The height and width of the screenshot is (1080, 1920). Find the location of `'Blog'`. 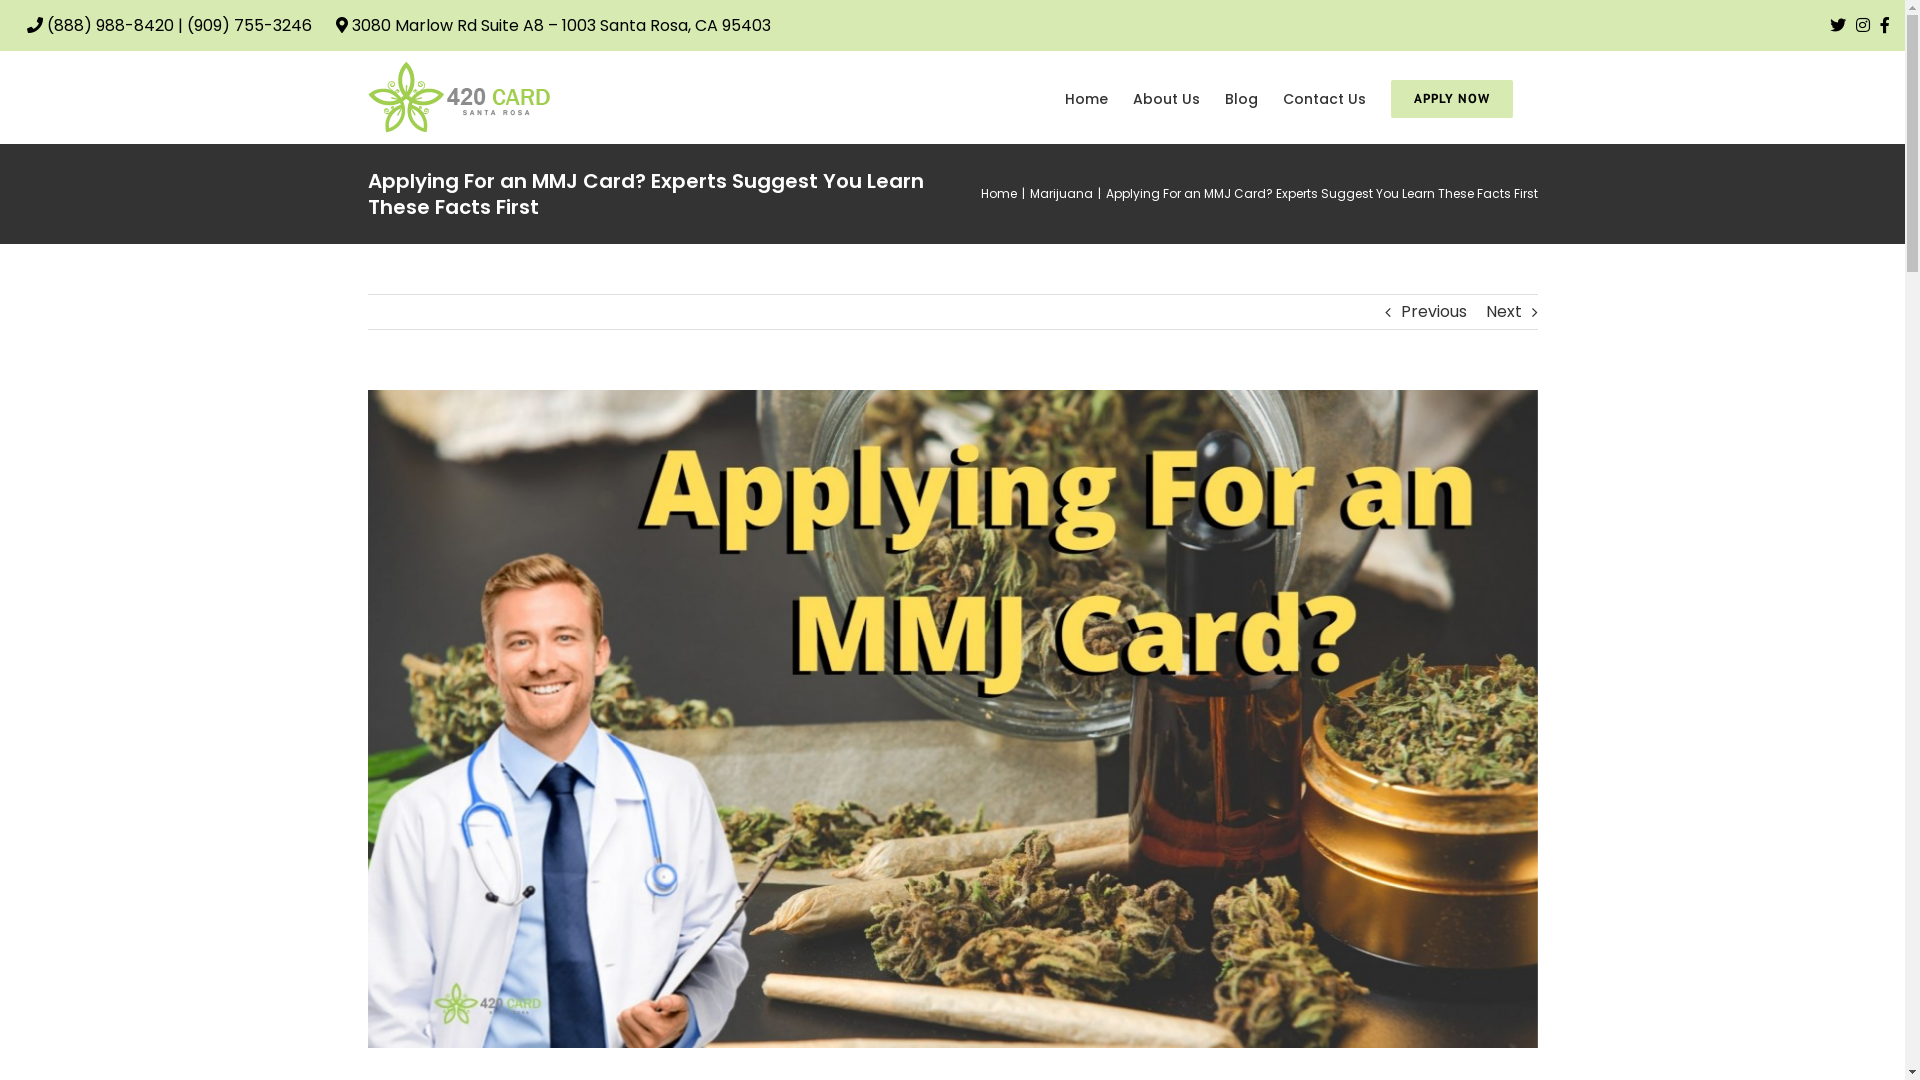

'Blog' is located at coordinates (1223, 97).